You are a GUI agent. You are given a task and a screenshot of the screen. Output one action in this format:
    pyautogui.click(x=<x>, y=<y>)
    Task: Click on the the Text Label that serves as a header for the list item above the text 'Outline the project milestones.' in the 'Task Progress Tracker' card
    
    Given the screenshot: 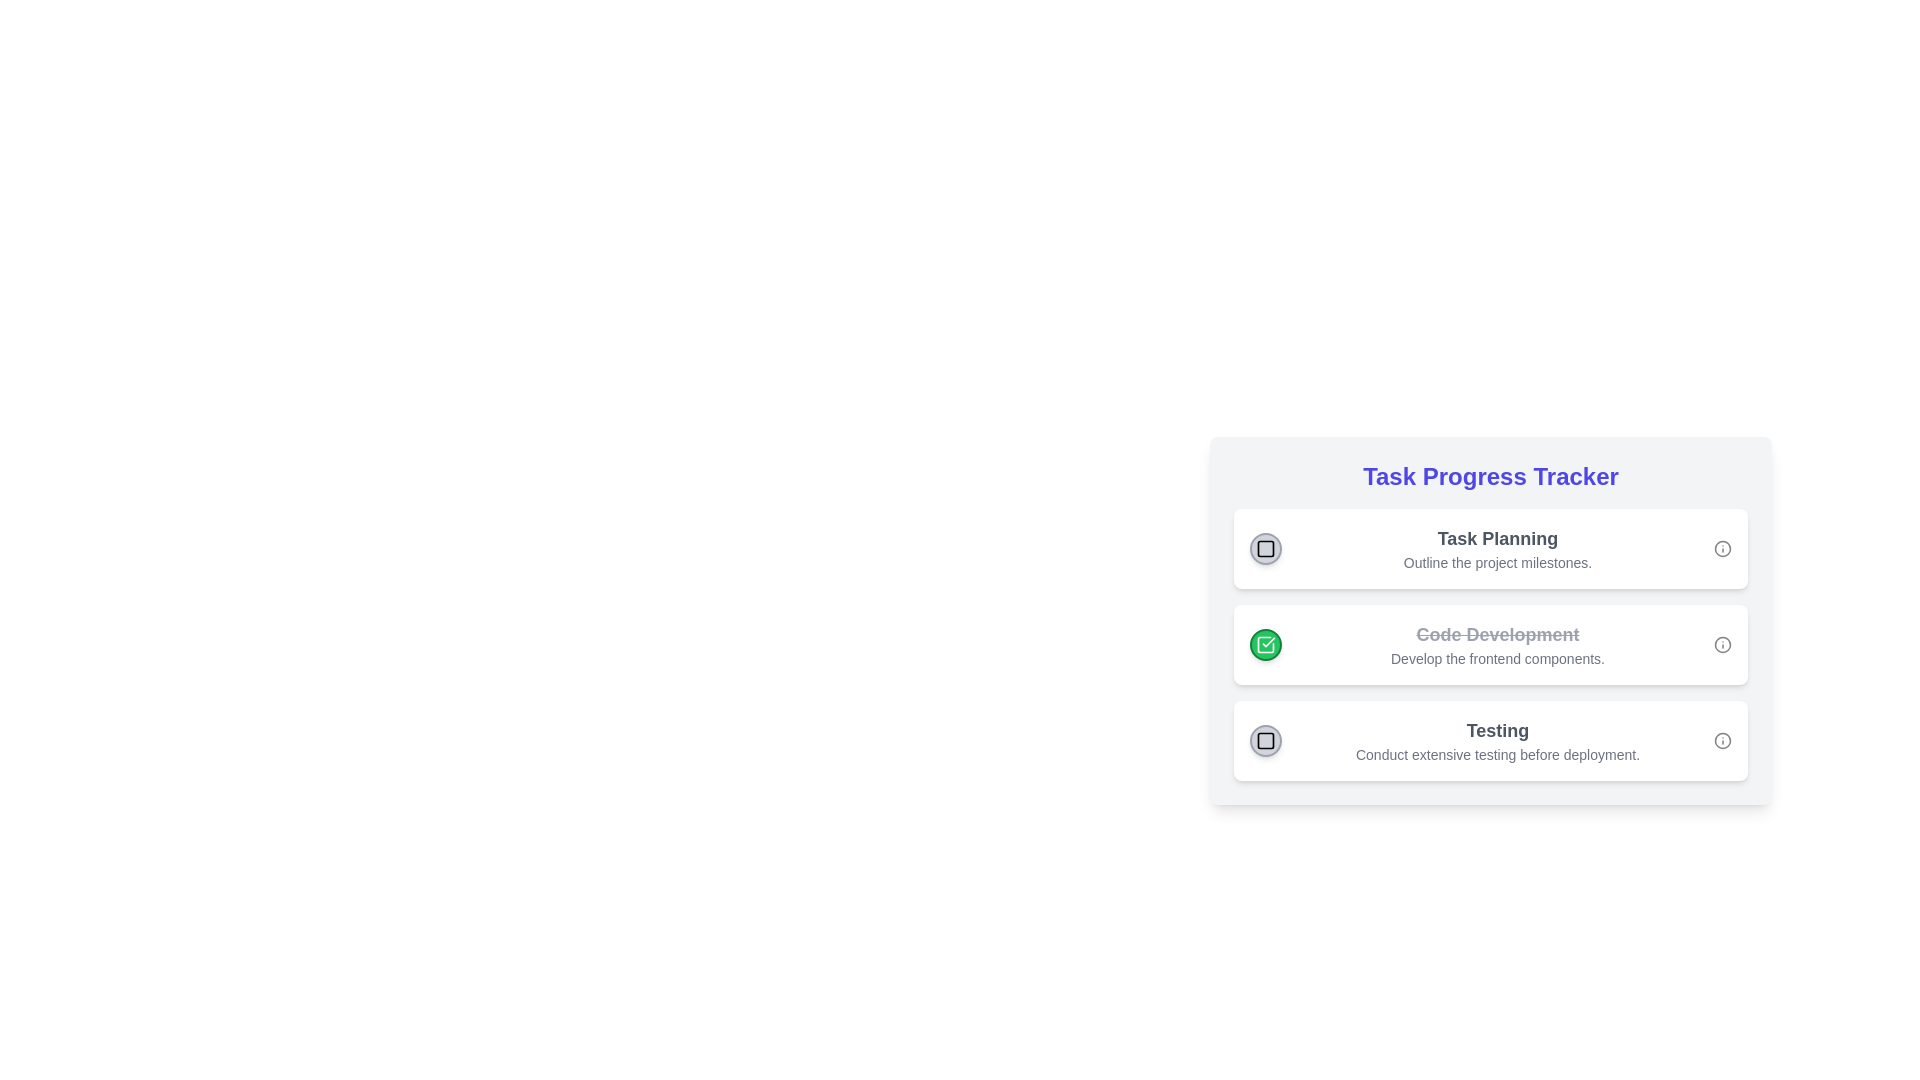 What is the action you would take?
    pyautogui.click(x=1497, y=538)
    